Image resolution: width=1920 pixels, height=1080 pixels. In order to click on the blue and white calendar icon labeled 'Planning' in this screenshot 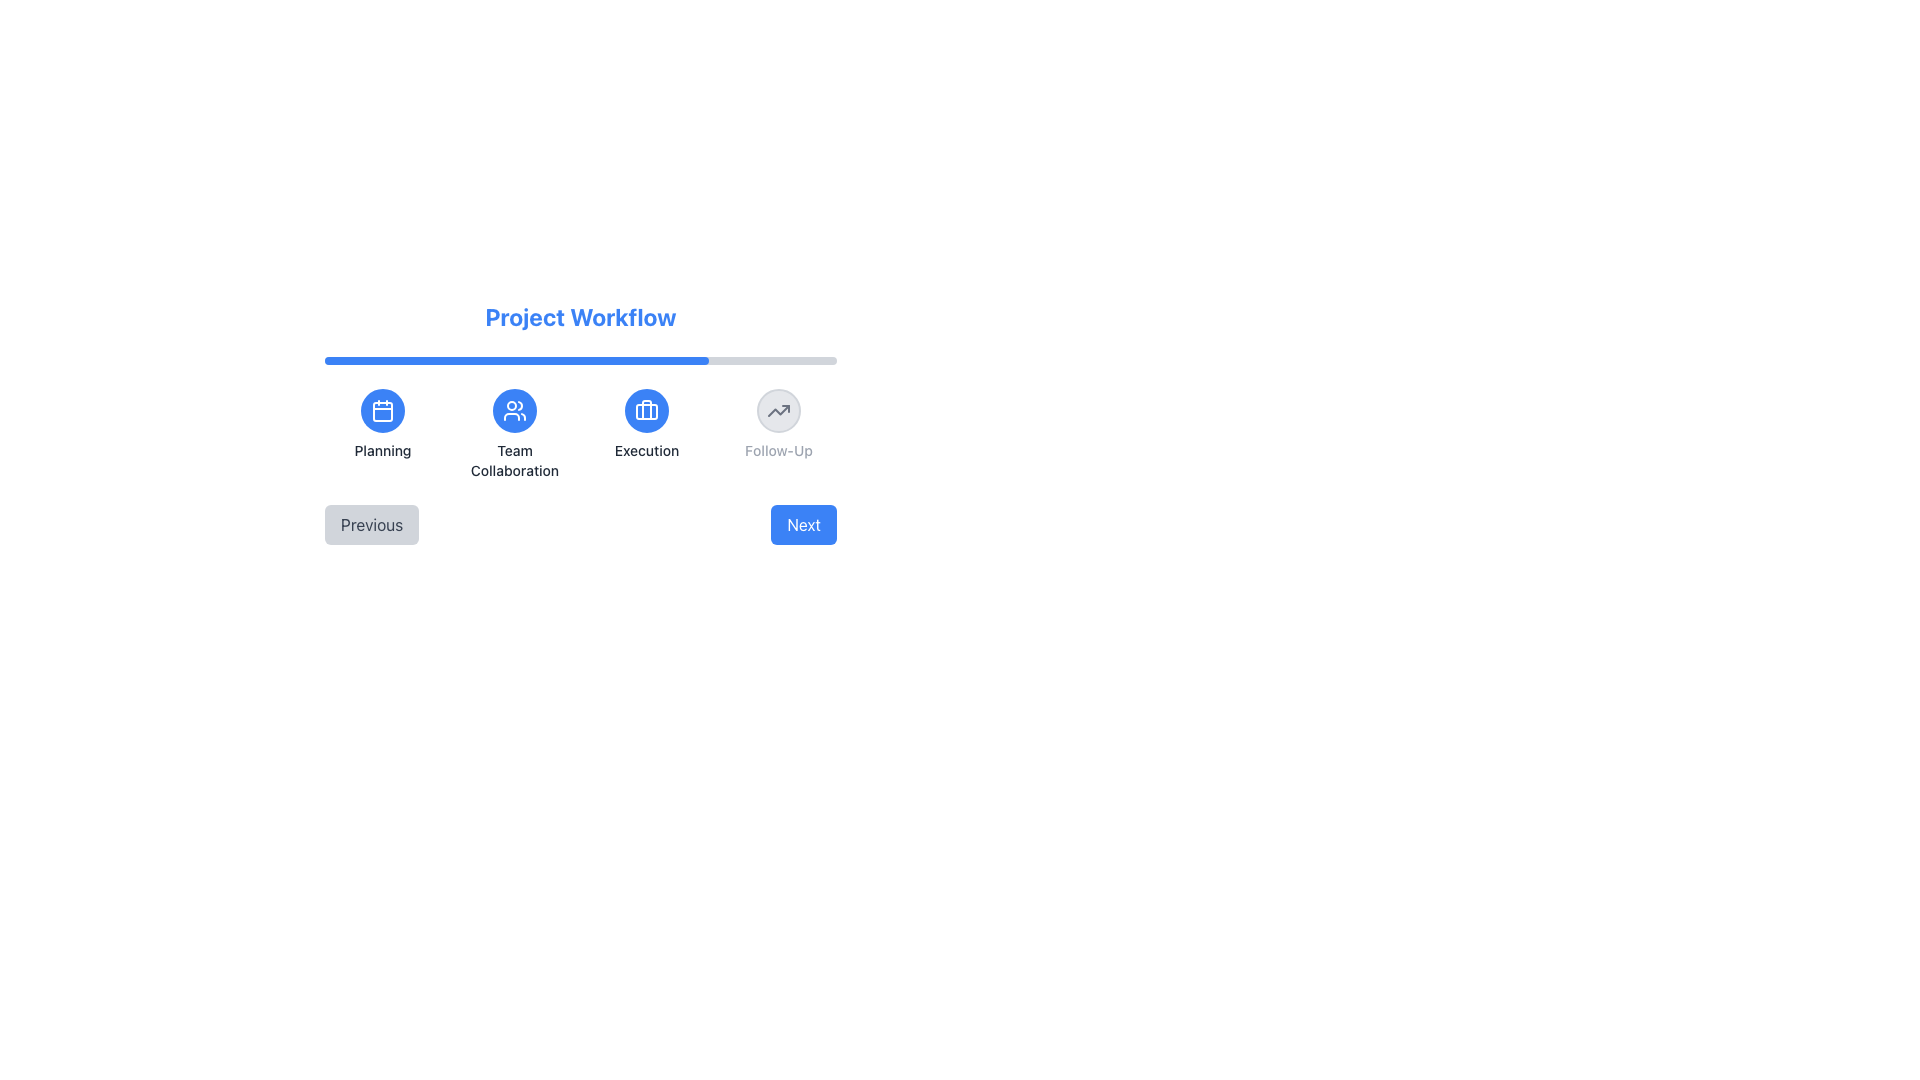, I will do `click(383, 410)`.